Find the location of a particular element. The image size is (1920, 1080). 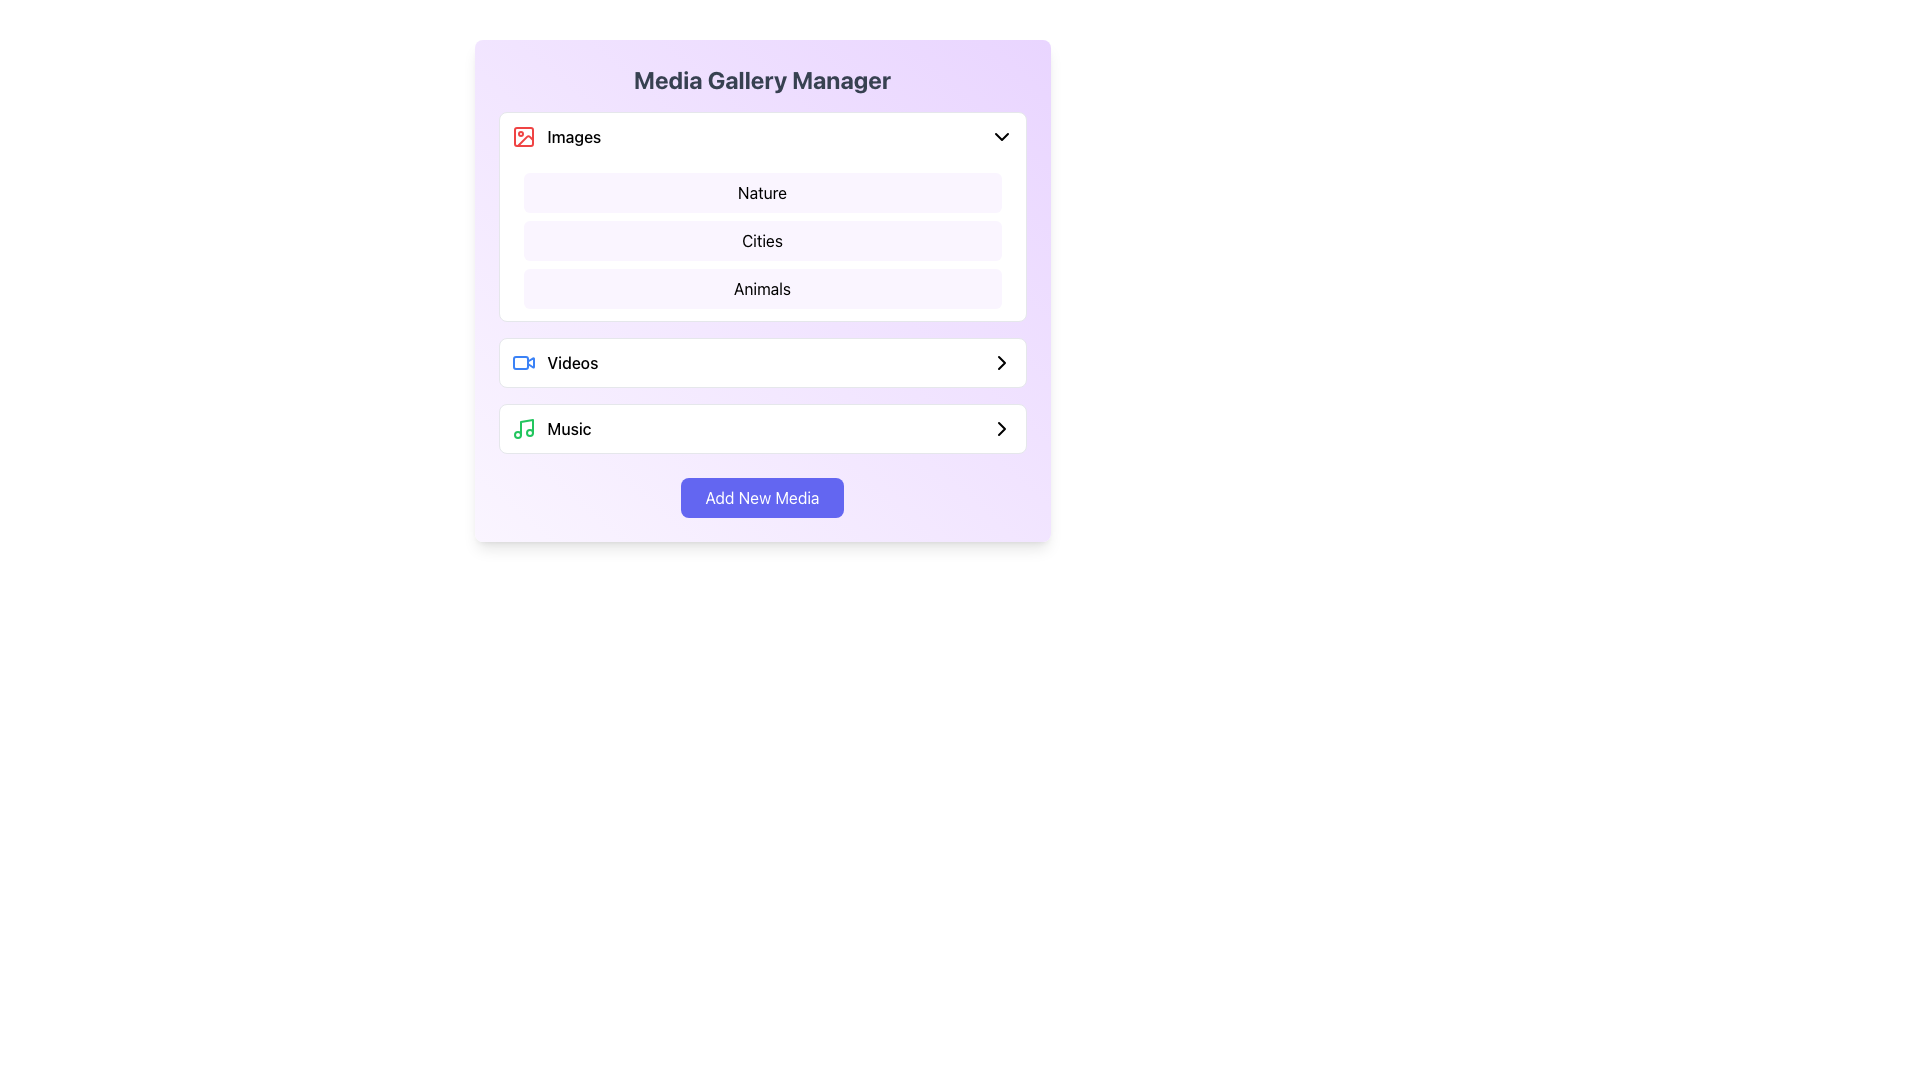

the 'Videos' link in the Media Gallery Manager menu is located at coordinates (554, 362).